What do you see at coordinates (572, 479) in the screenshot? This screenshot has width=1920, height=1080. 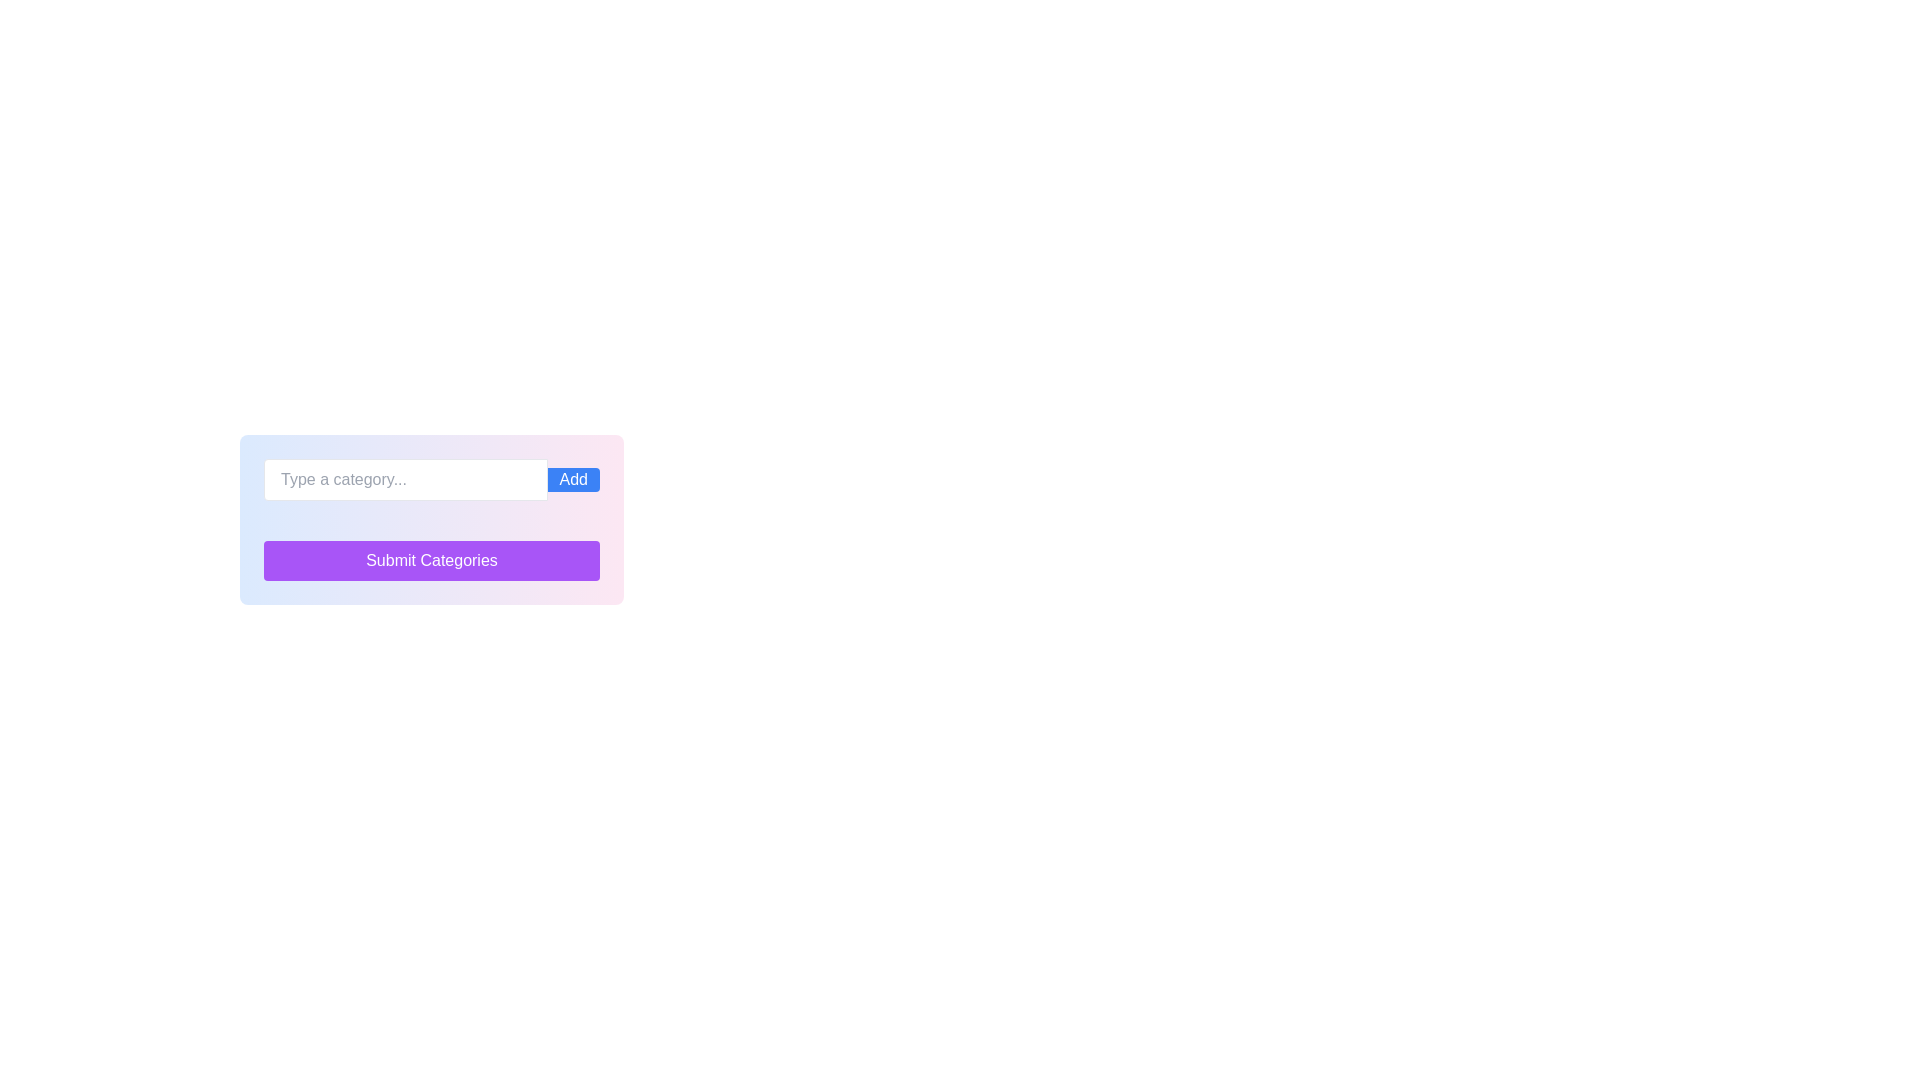 I see `the 'Add' button, which is a rectangular button with rounded corners, blue background, and white text, located at the far-right side of the input field labeled 'Type a category...'` at bounding box center [572, 479].